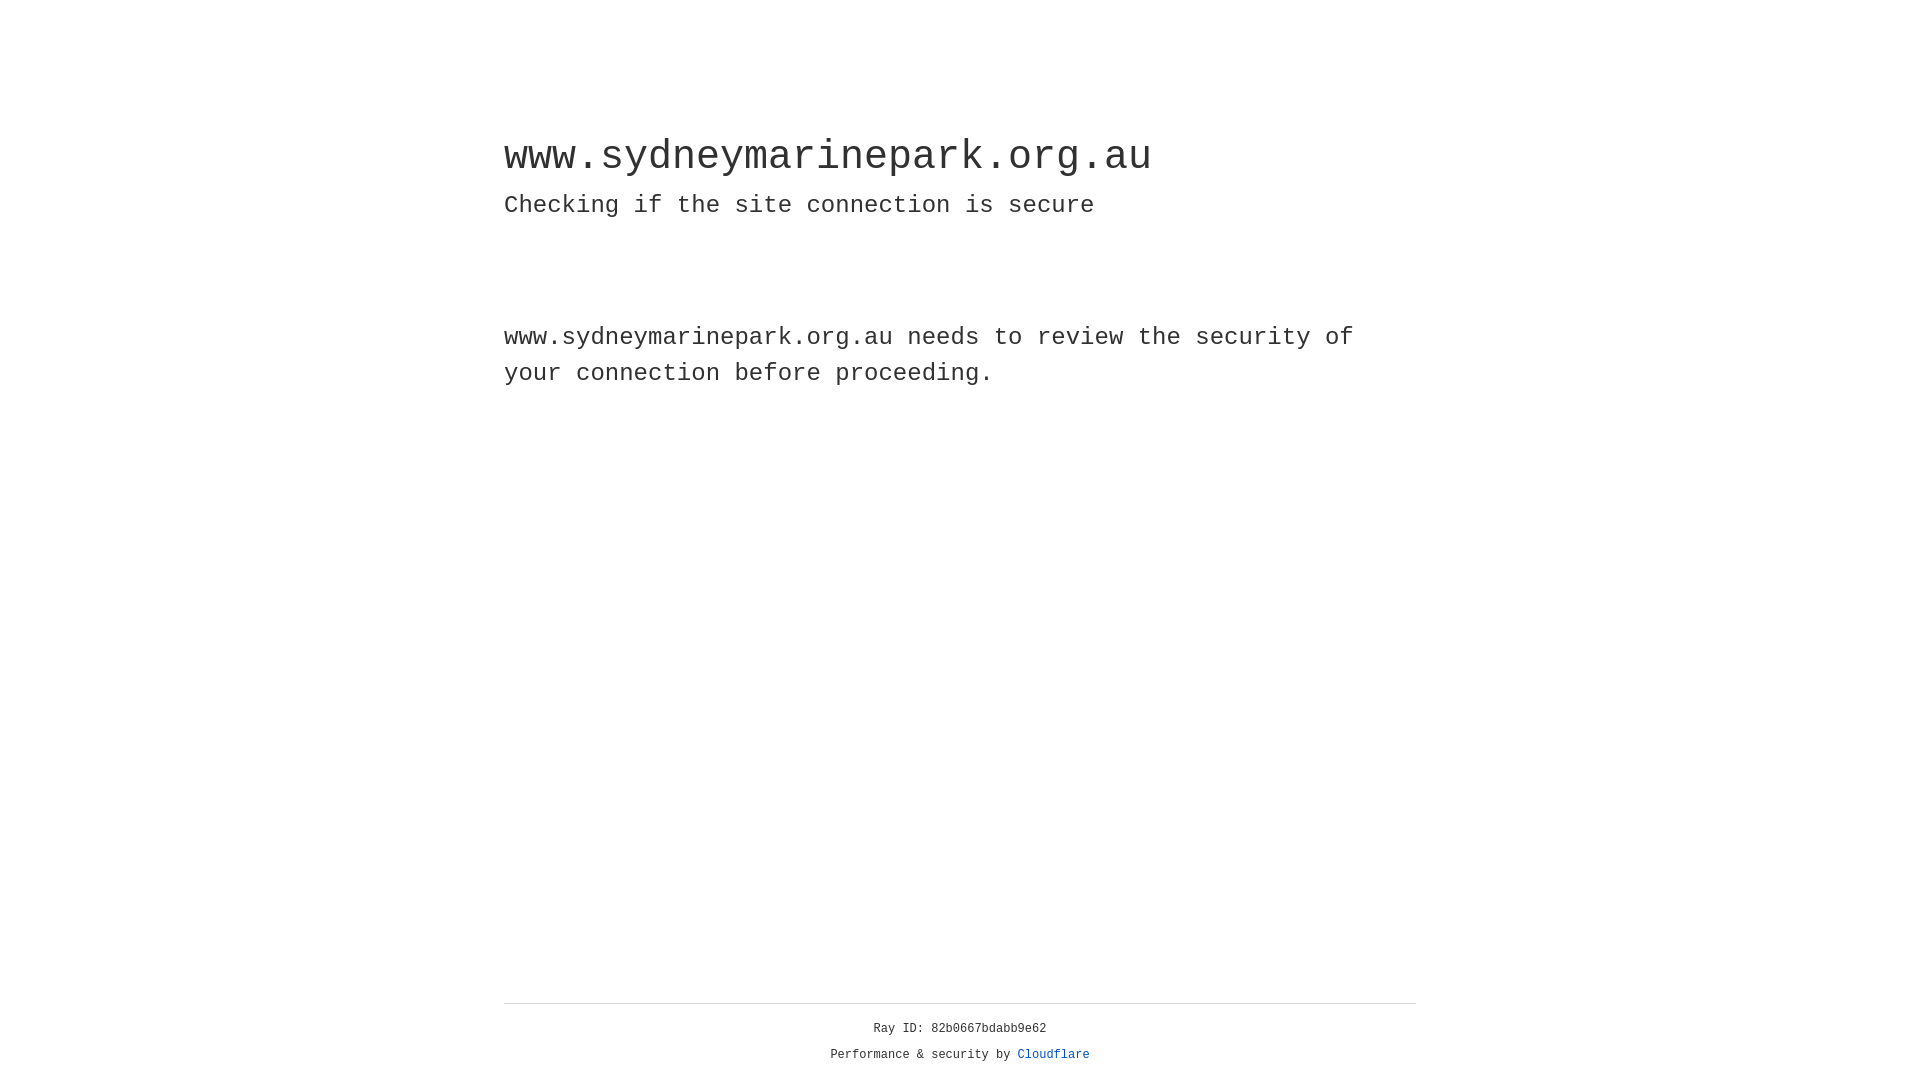  I want to click on 'Cloudflare', so click(1053, 1054).